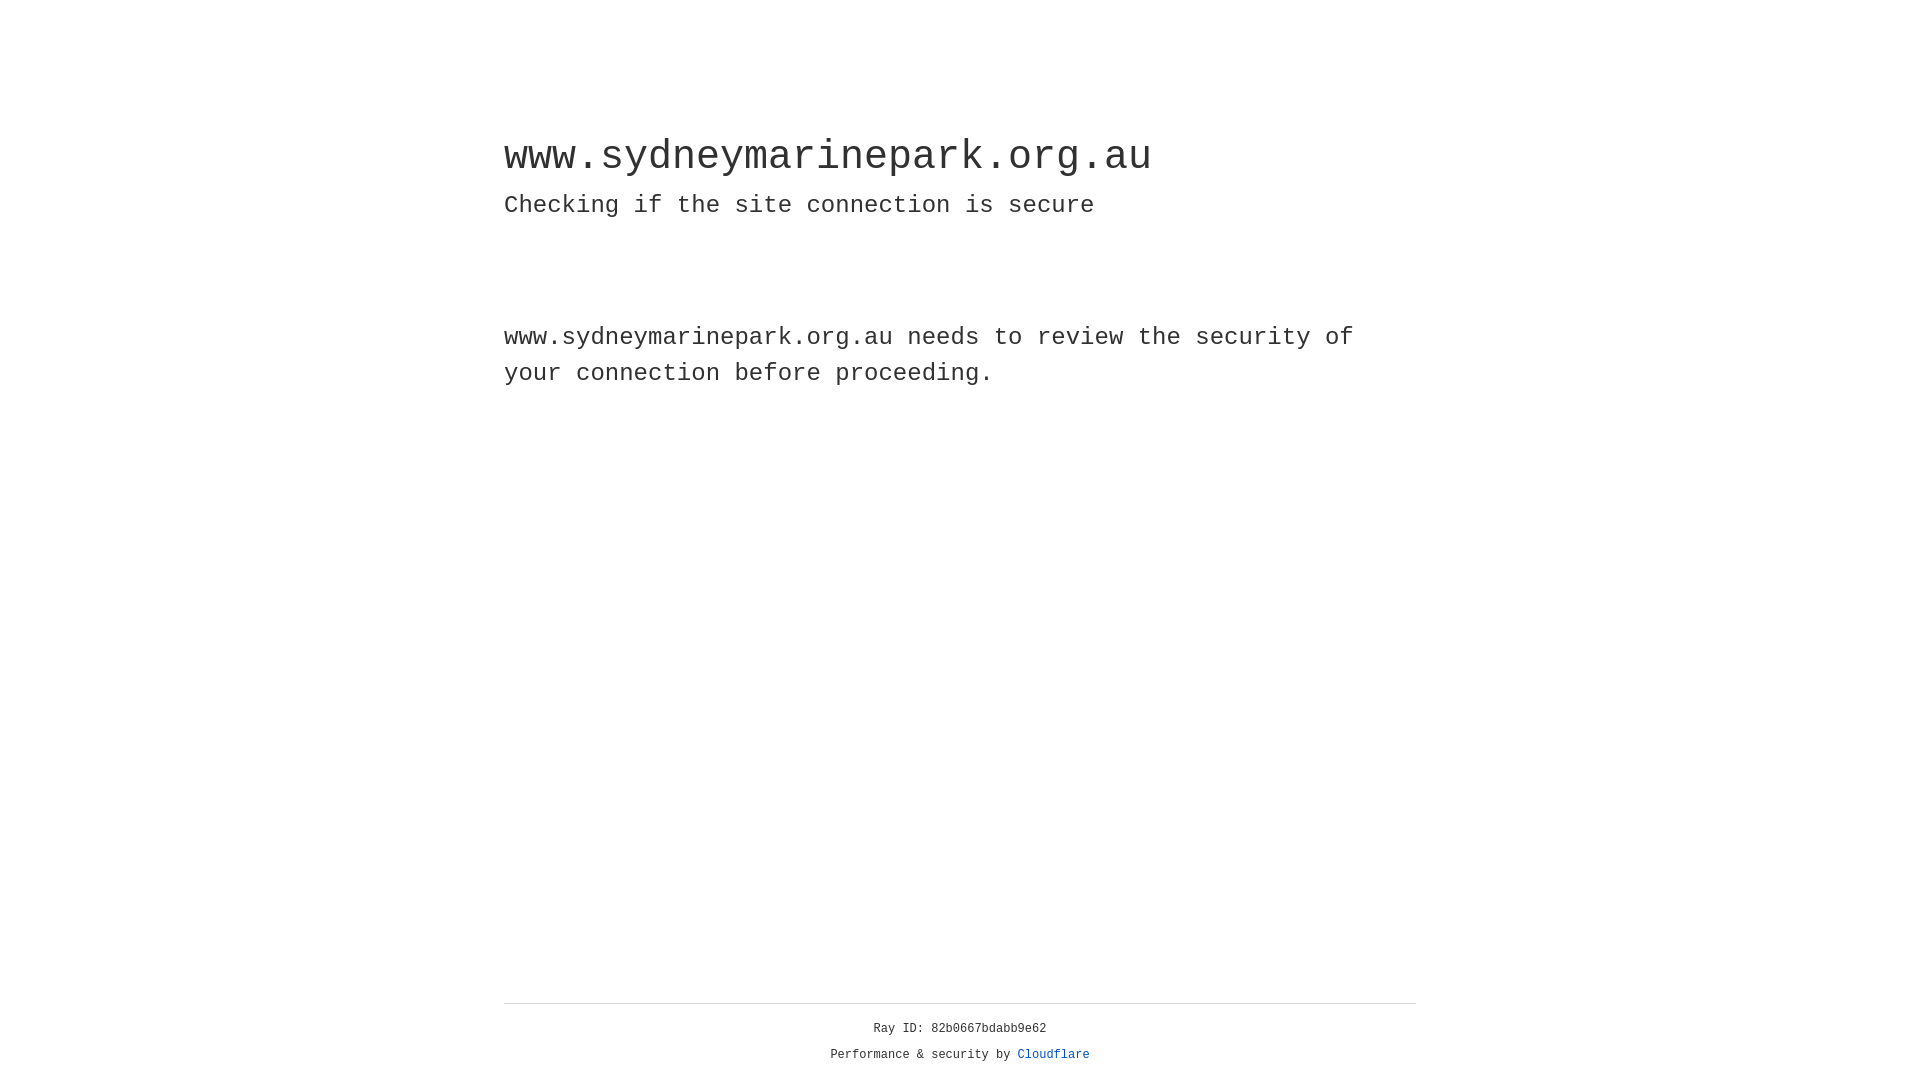  I want to click on 'Cloudflare', so click(1053, 1054).